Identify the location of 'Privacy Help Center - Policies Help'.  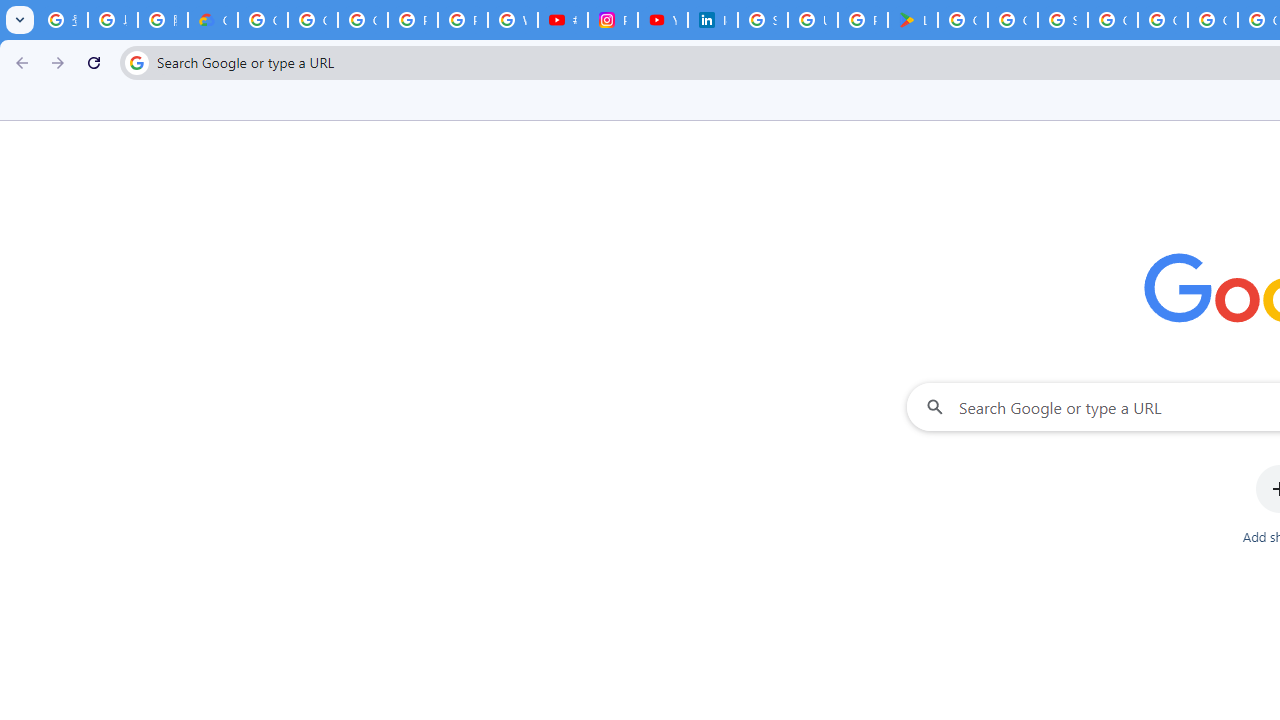
(461, 20).